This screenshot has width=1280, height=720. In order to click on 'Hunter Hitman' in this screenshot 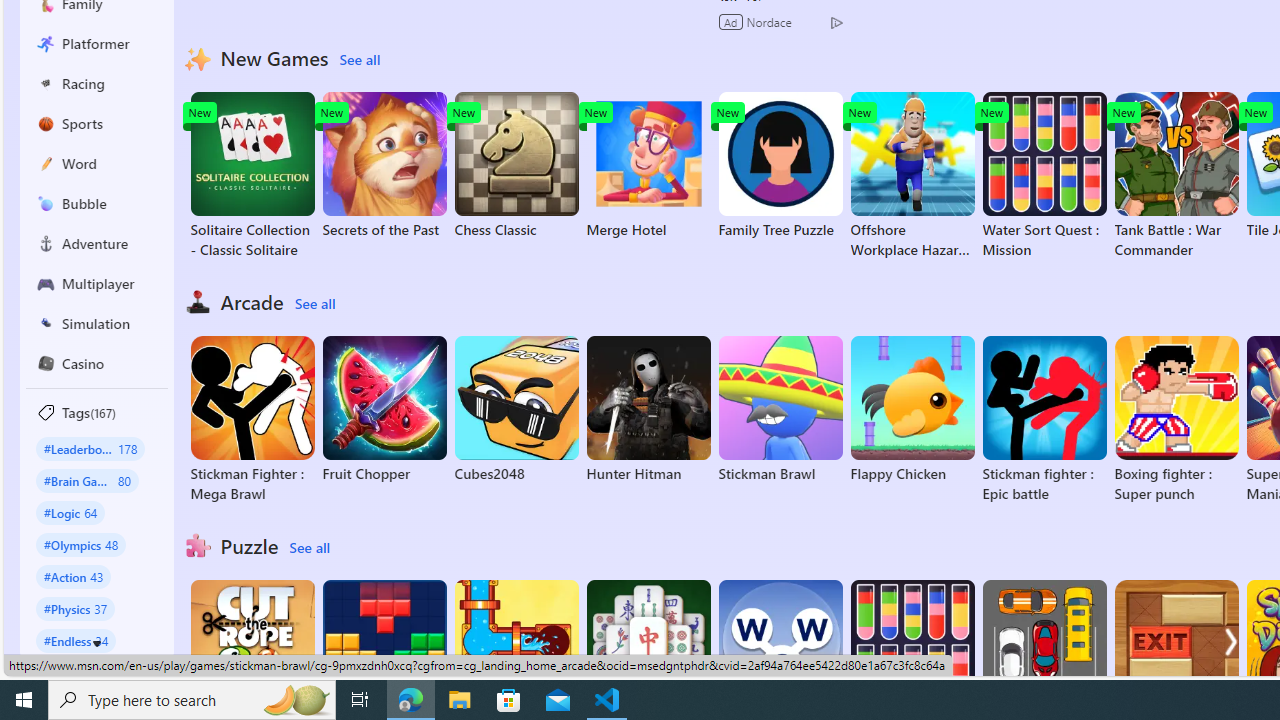, I will do `click(648, 409)`.